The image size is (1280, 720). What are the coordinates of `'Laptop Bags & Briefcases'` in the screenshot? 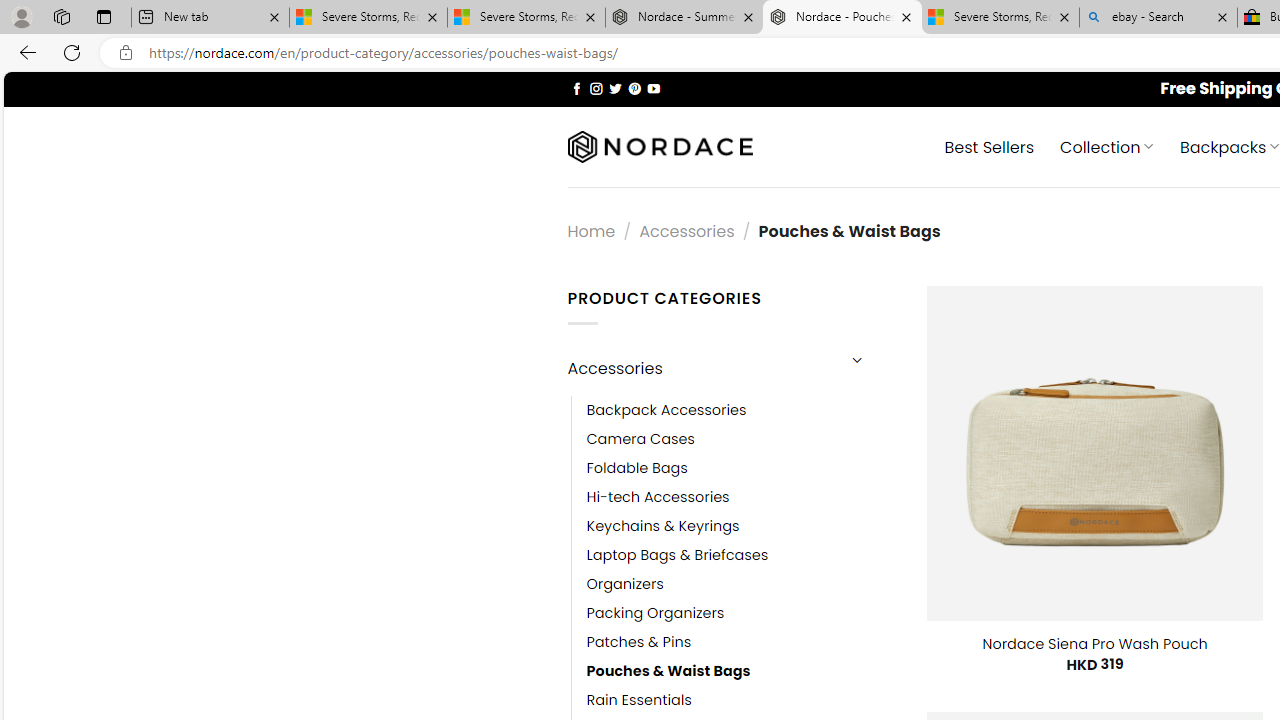 It's located at (677, 555).